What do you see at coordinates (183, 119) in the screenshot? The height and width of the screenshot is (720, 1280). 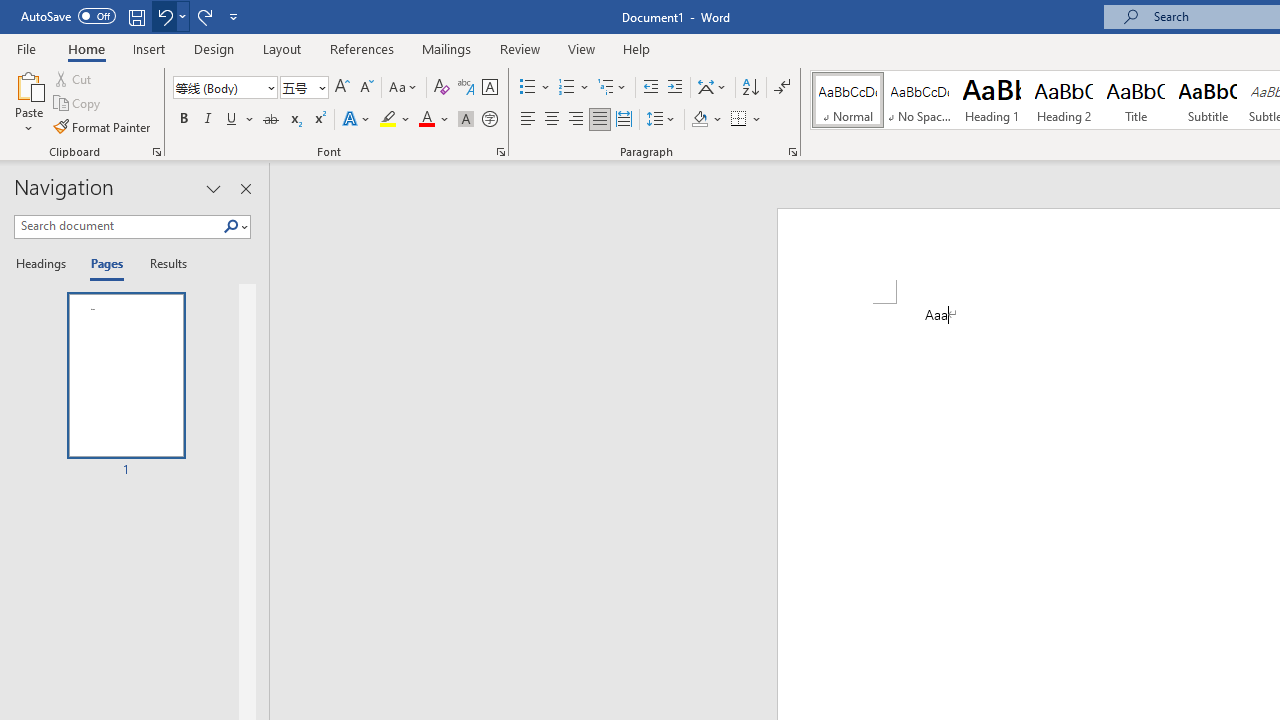 I see `'Bold'` at bounding box center [183, 119].